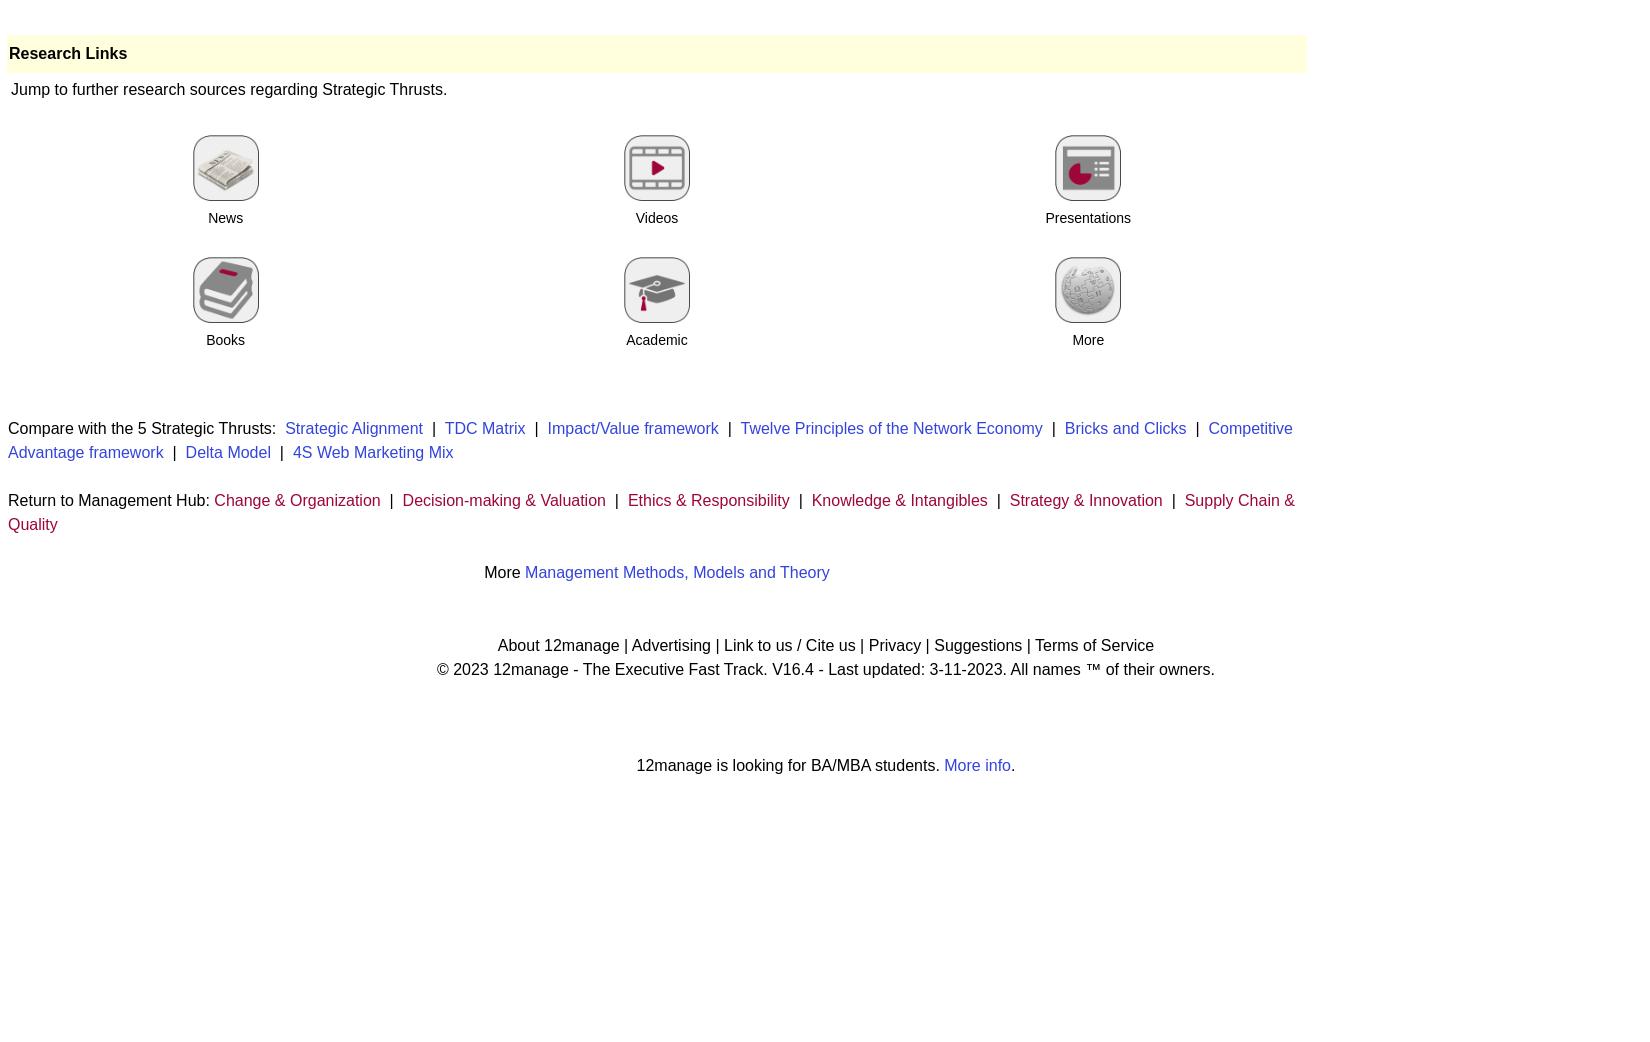 This screenshot has height=1042, width=1650. Describe the element at coordinates (788, 644) in the screenshot. I see `'Link to us / Cite us'` at that location.